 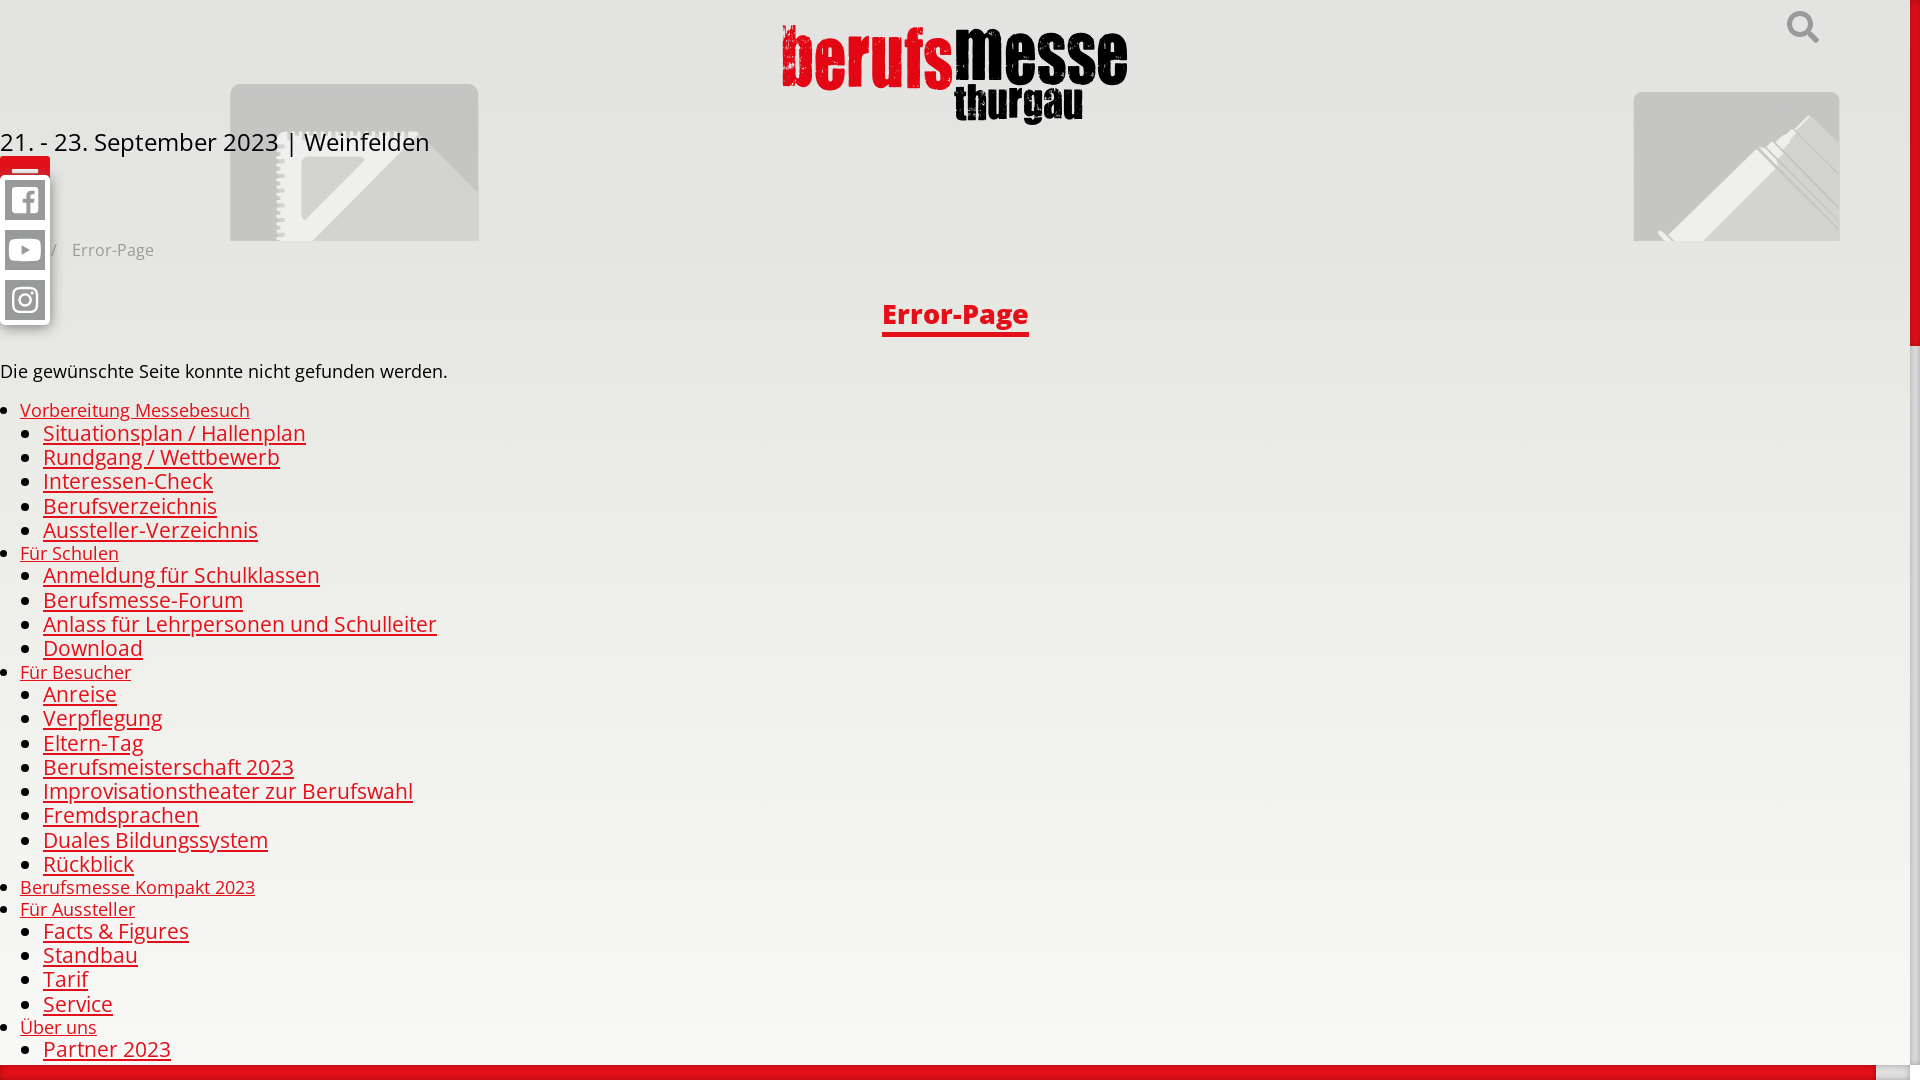 I want to click on 'Tarif', so click(x=65, y=977).